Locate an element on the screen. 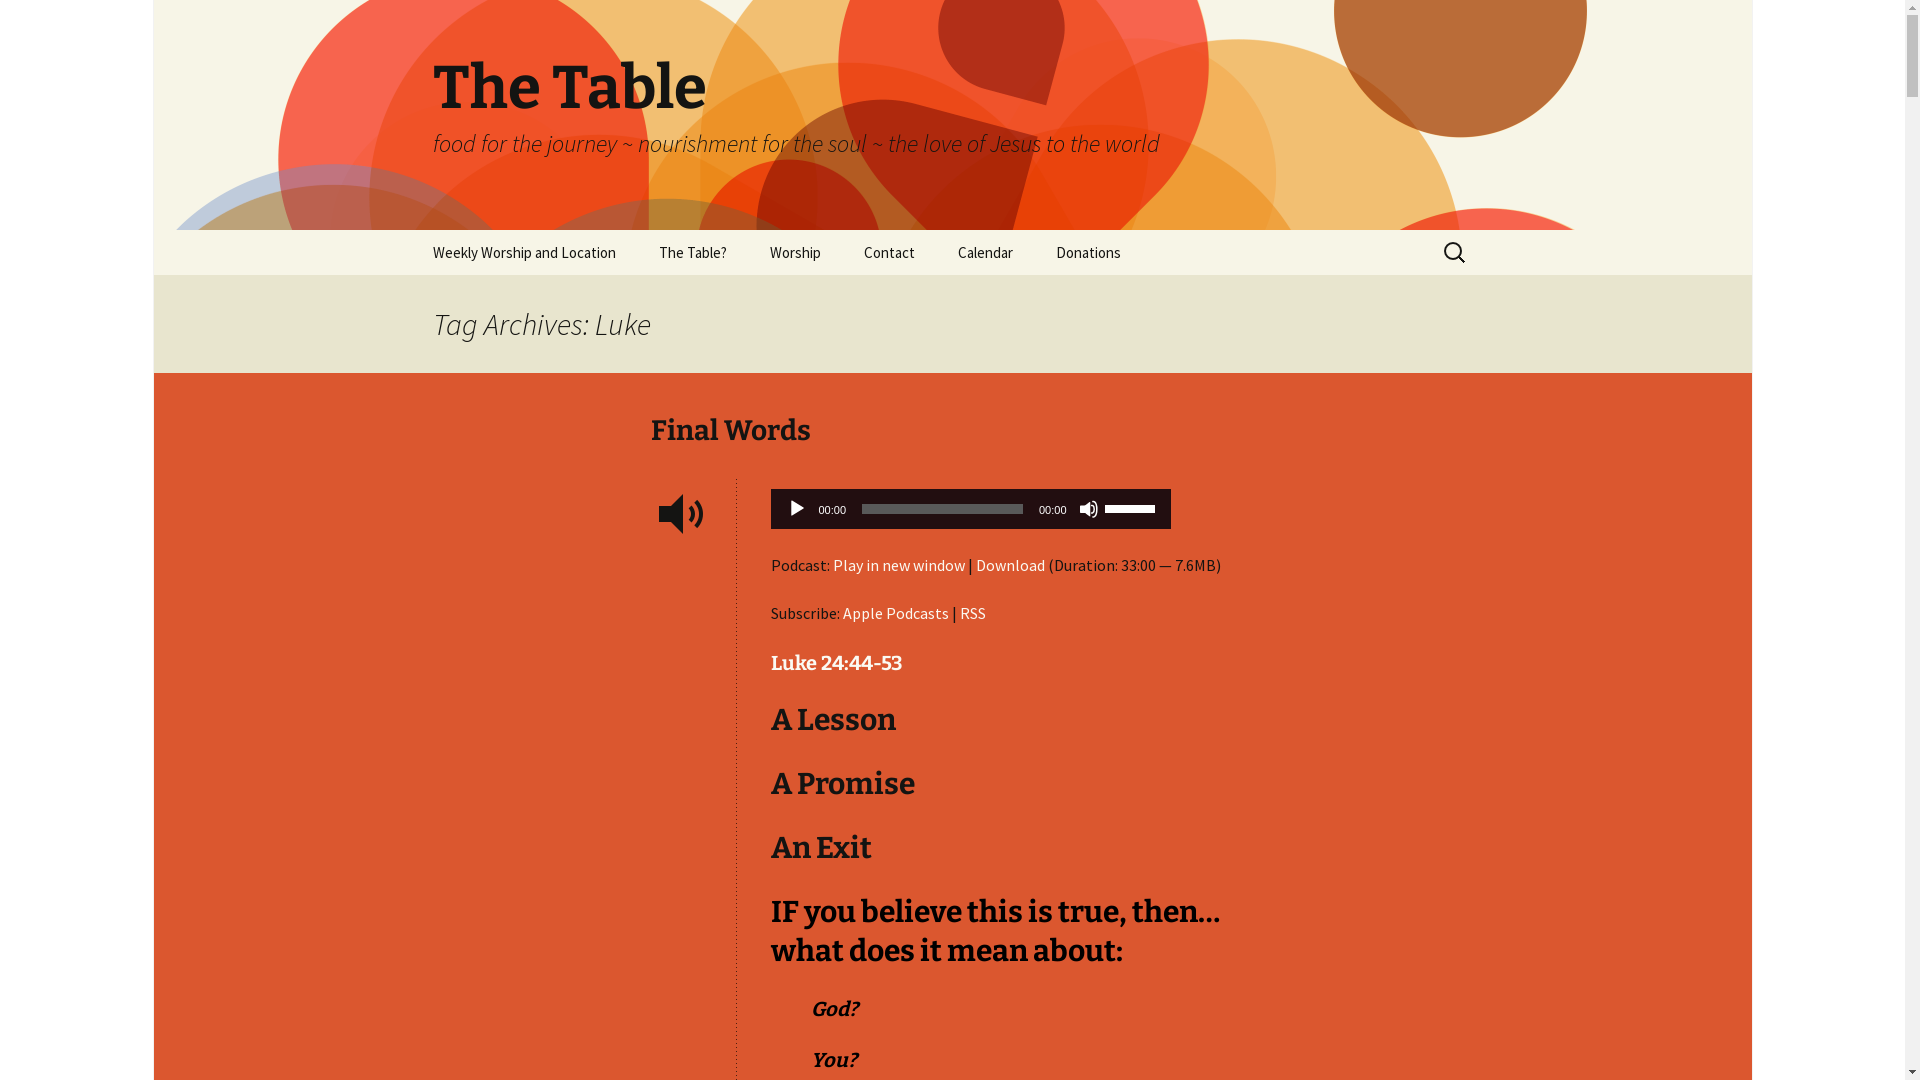 The height and width of the screenshot is (1080, 1920). 'Calendar' is located at coordinates (985, 251).